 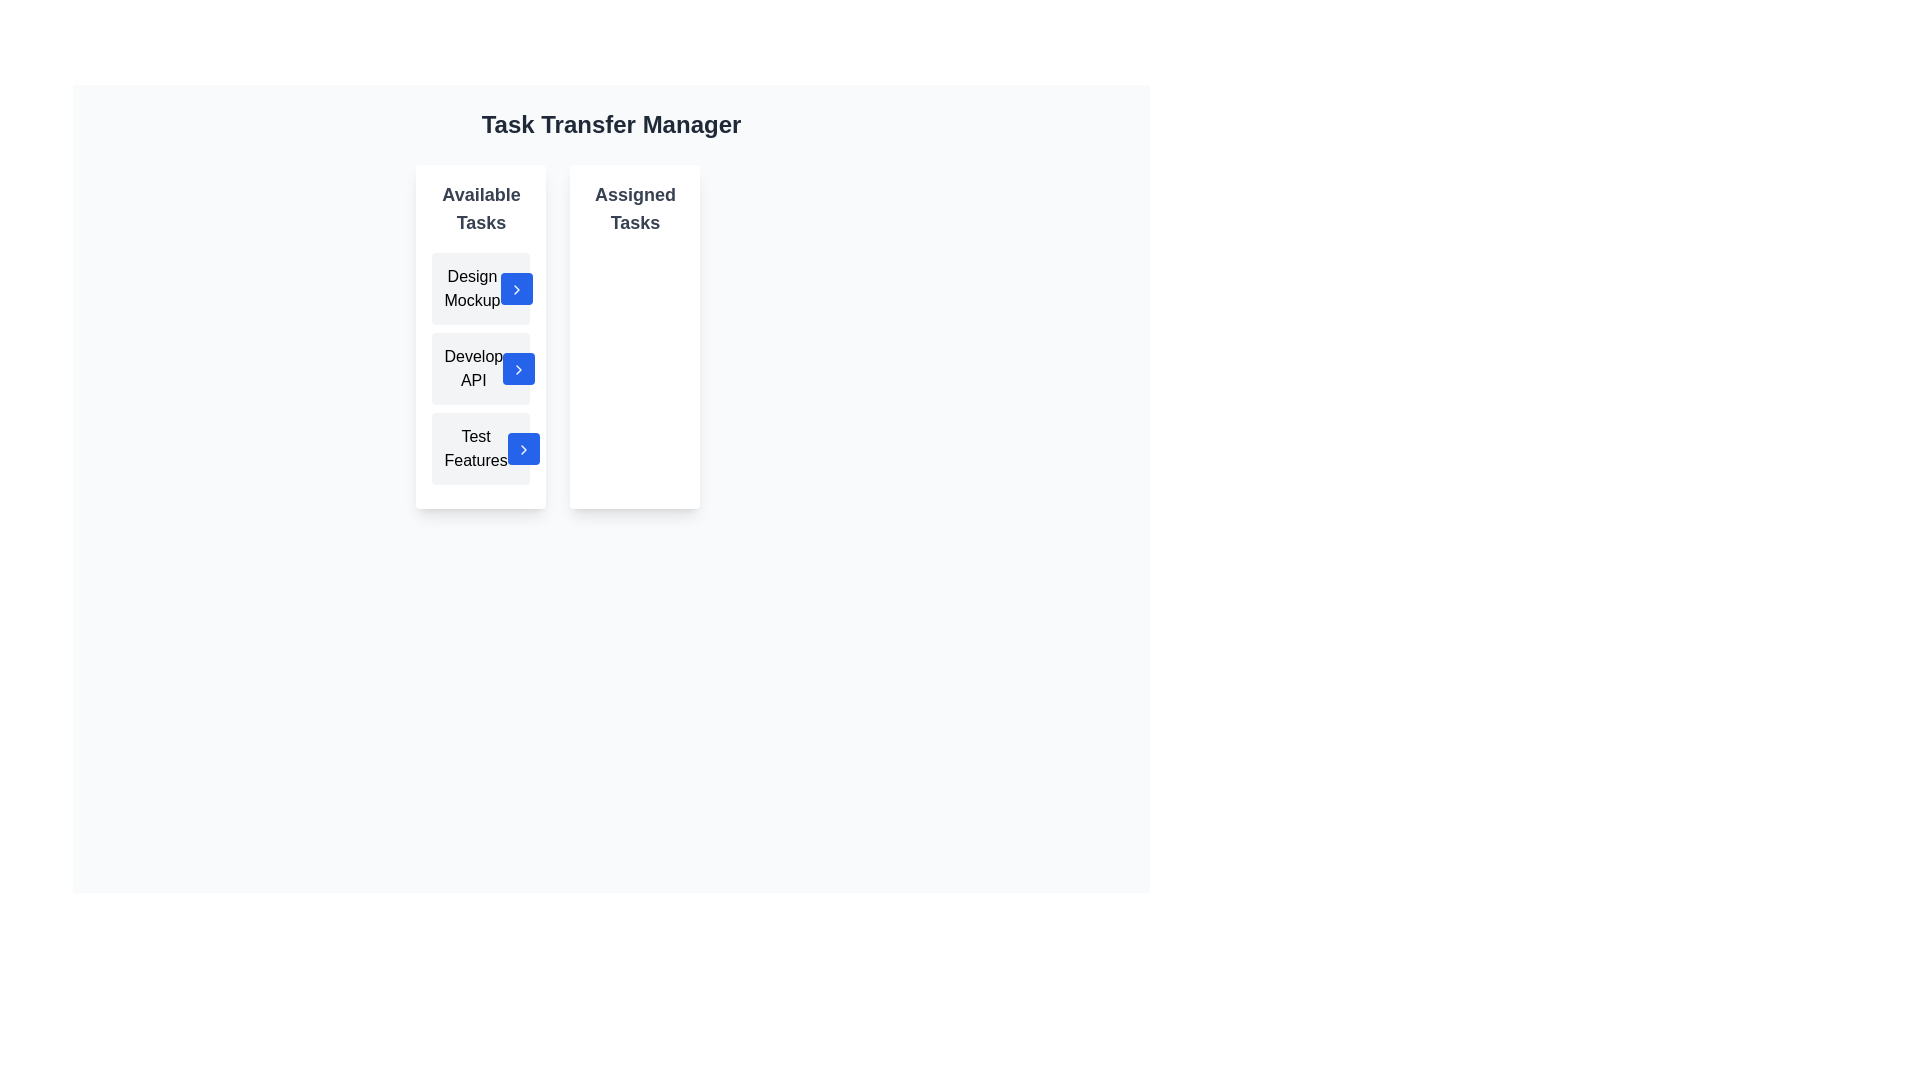 I want to click on the 'Design Mockup' button with a light gray background and a small blue chevron icon to observe the hover effect, so click(x=481, y=289).